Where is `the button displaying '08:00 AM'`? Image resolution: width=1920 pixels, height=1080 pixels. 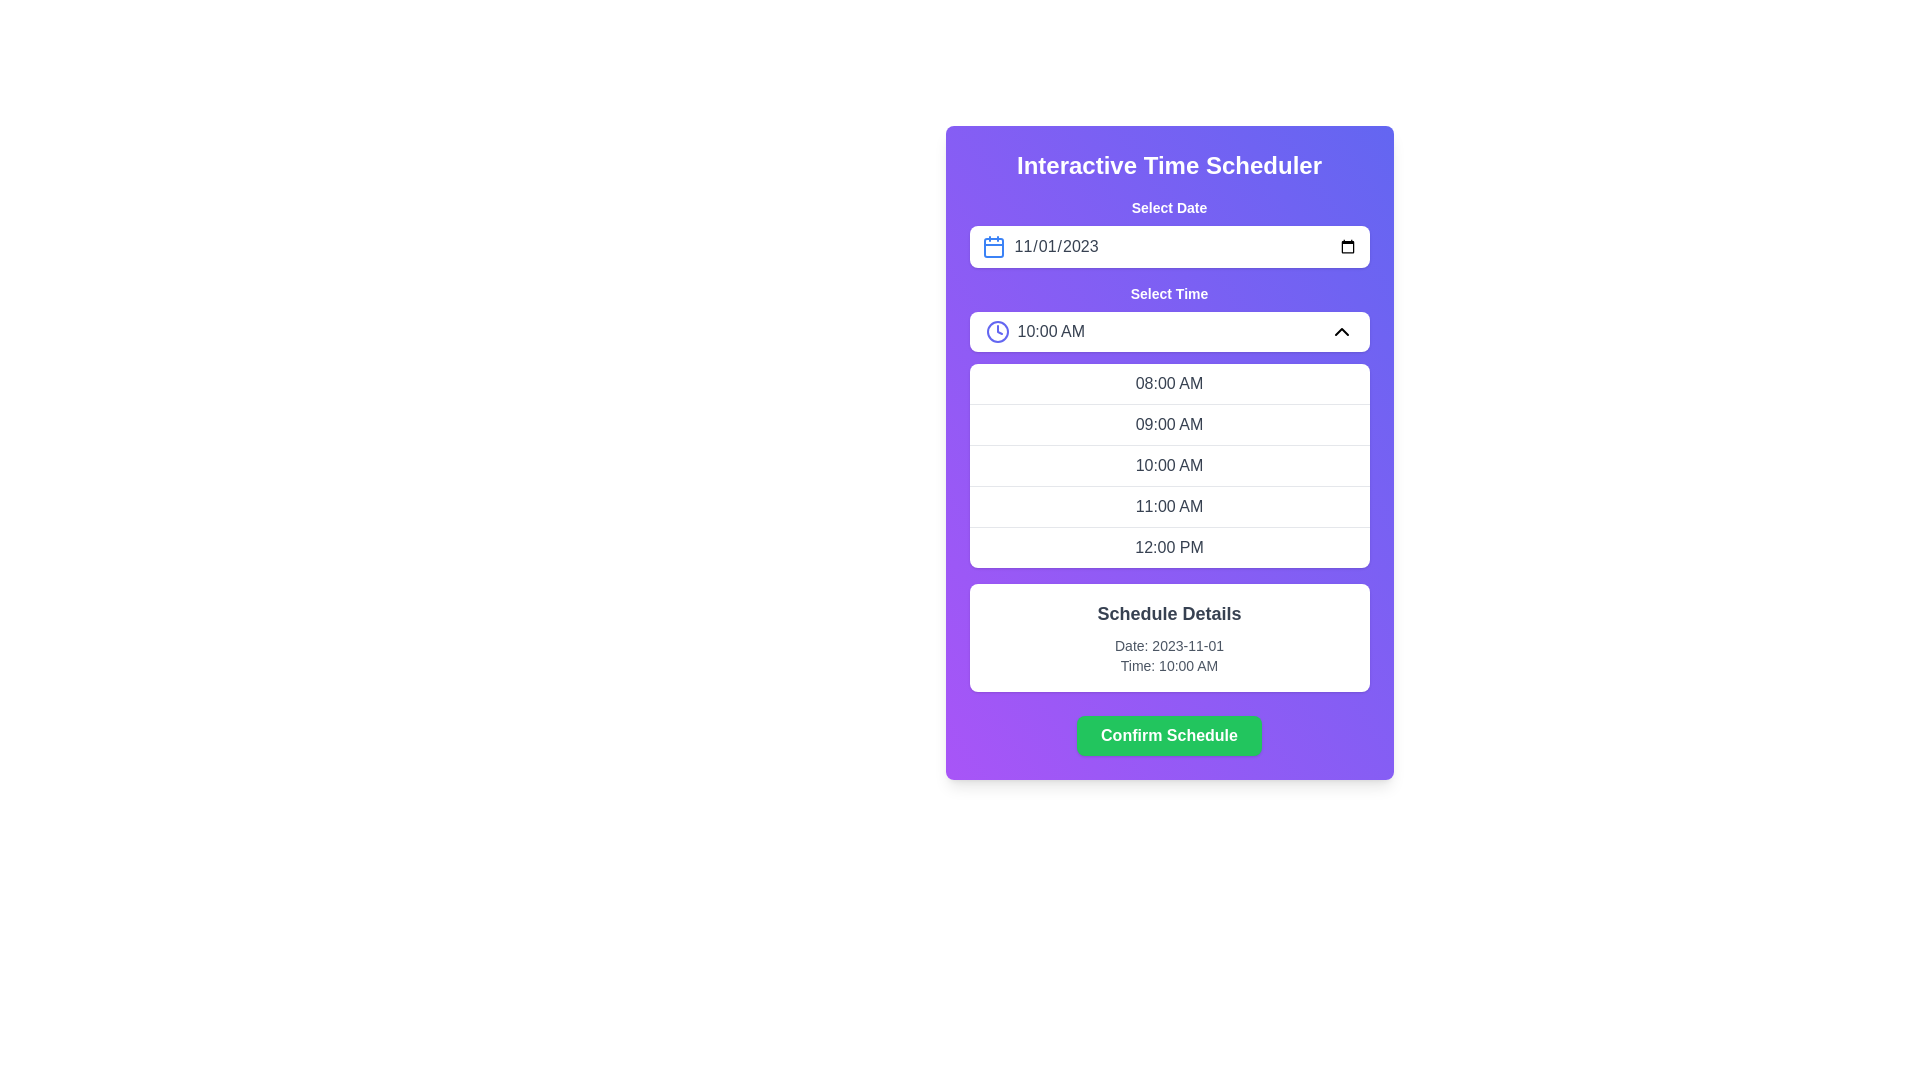 the button displaying '08:00 AM' is located at coordinates (1169, 384).